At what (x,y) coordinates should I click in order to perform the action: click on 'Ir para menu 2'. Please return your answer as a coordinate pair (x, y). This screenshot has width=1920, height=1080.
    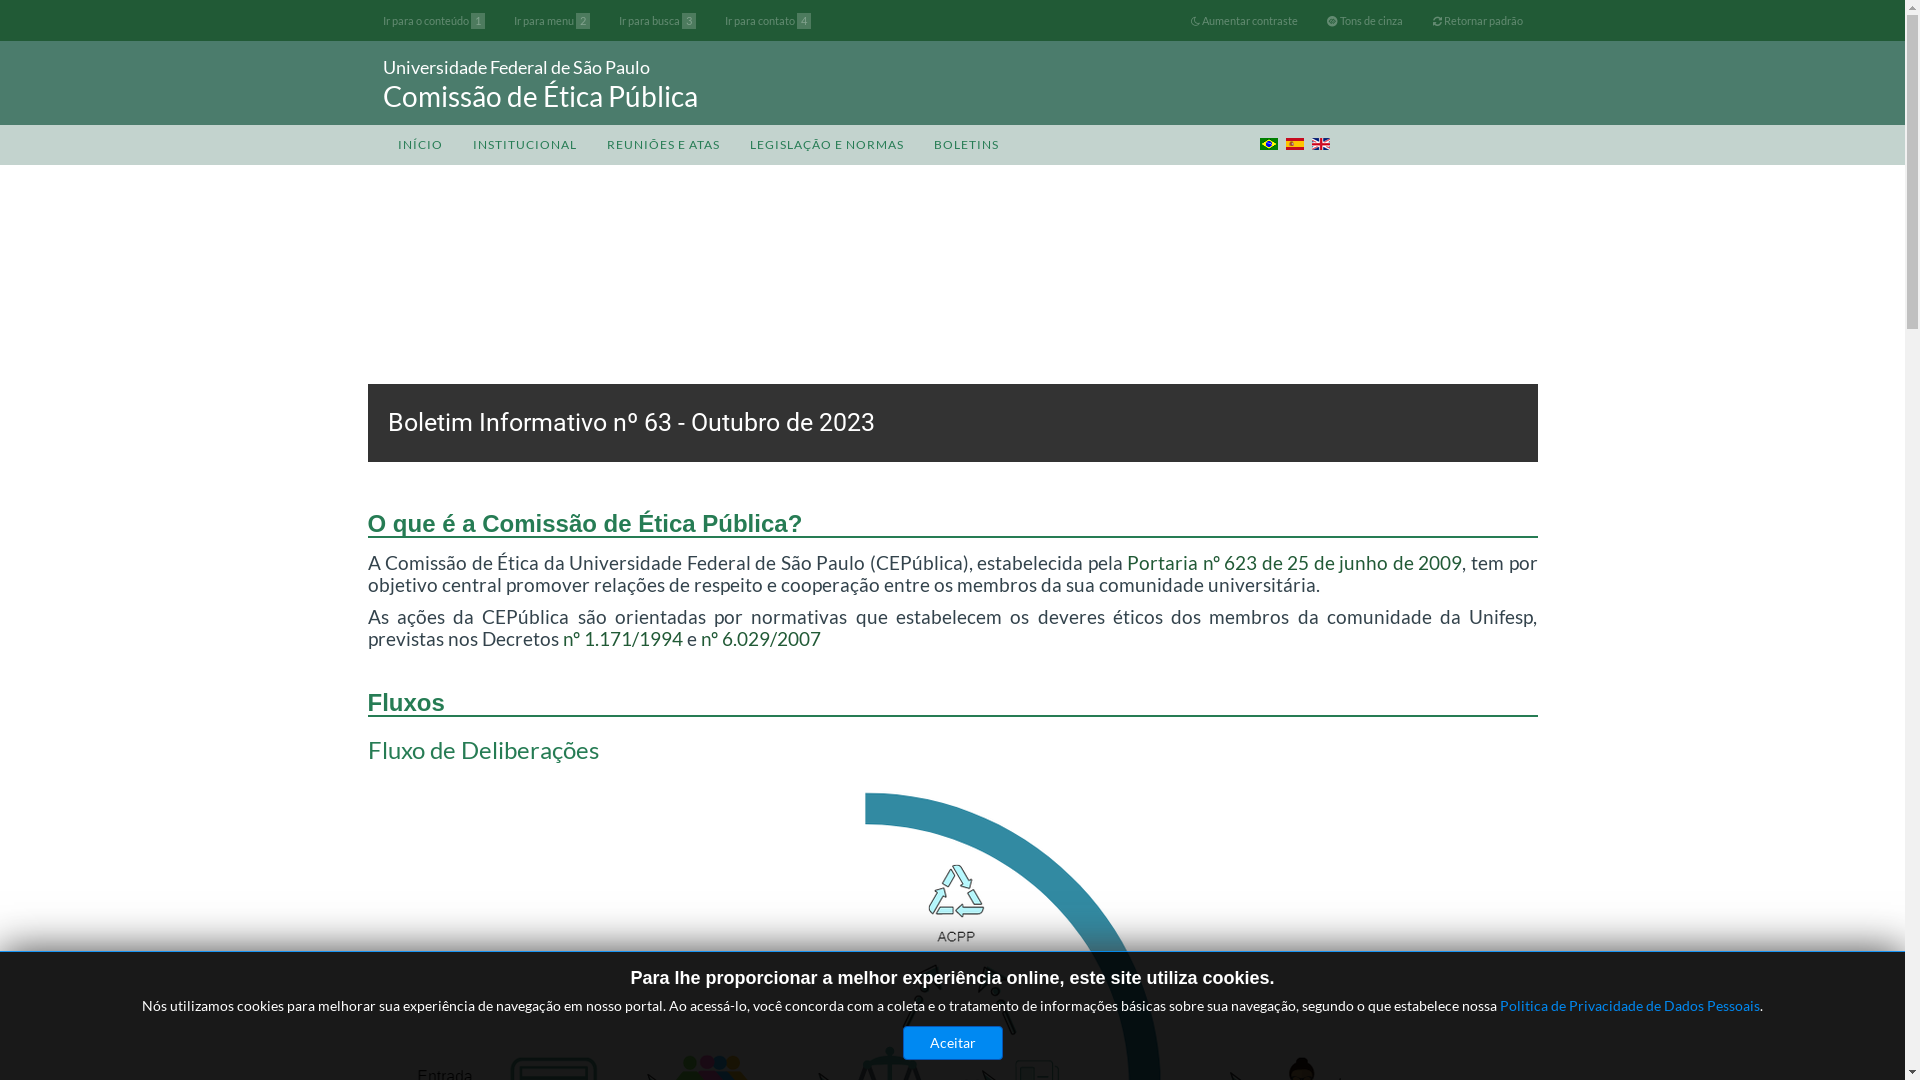
    Looking at the image, I should click on (552, 20).